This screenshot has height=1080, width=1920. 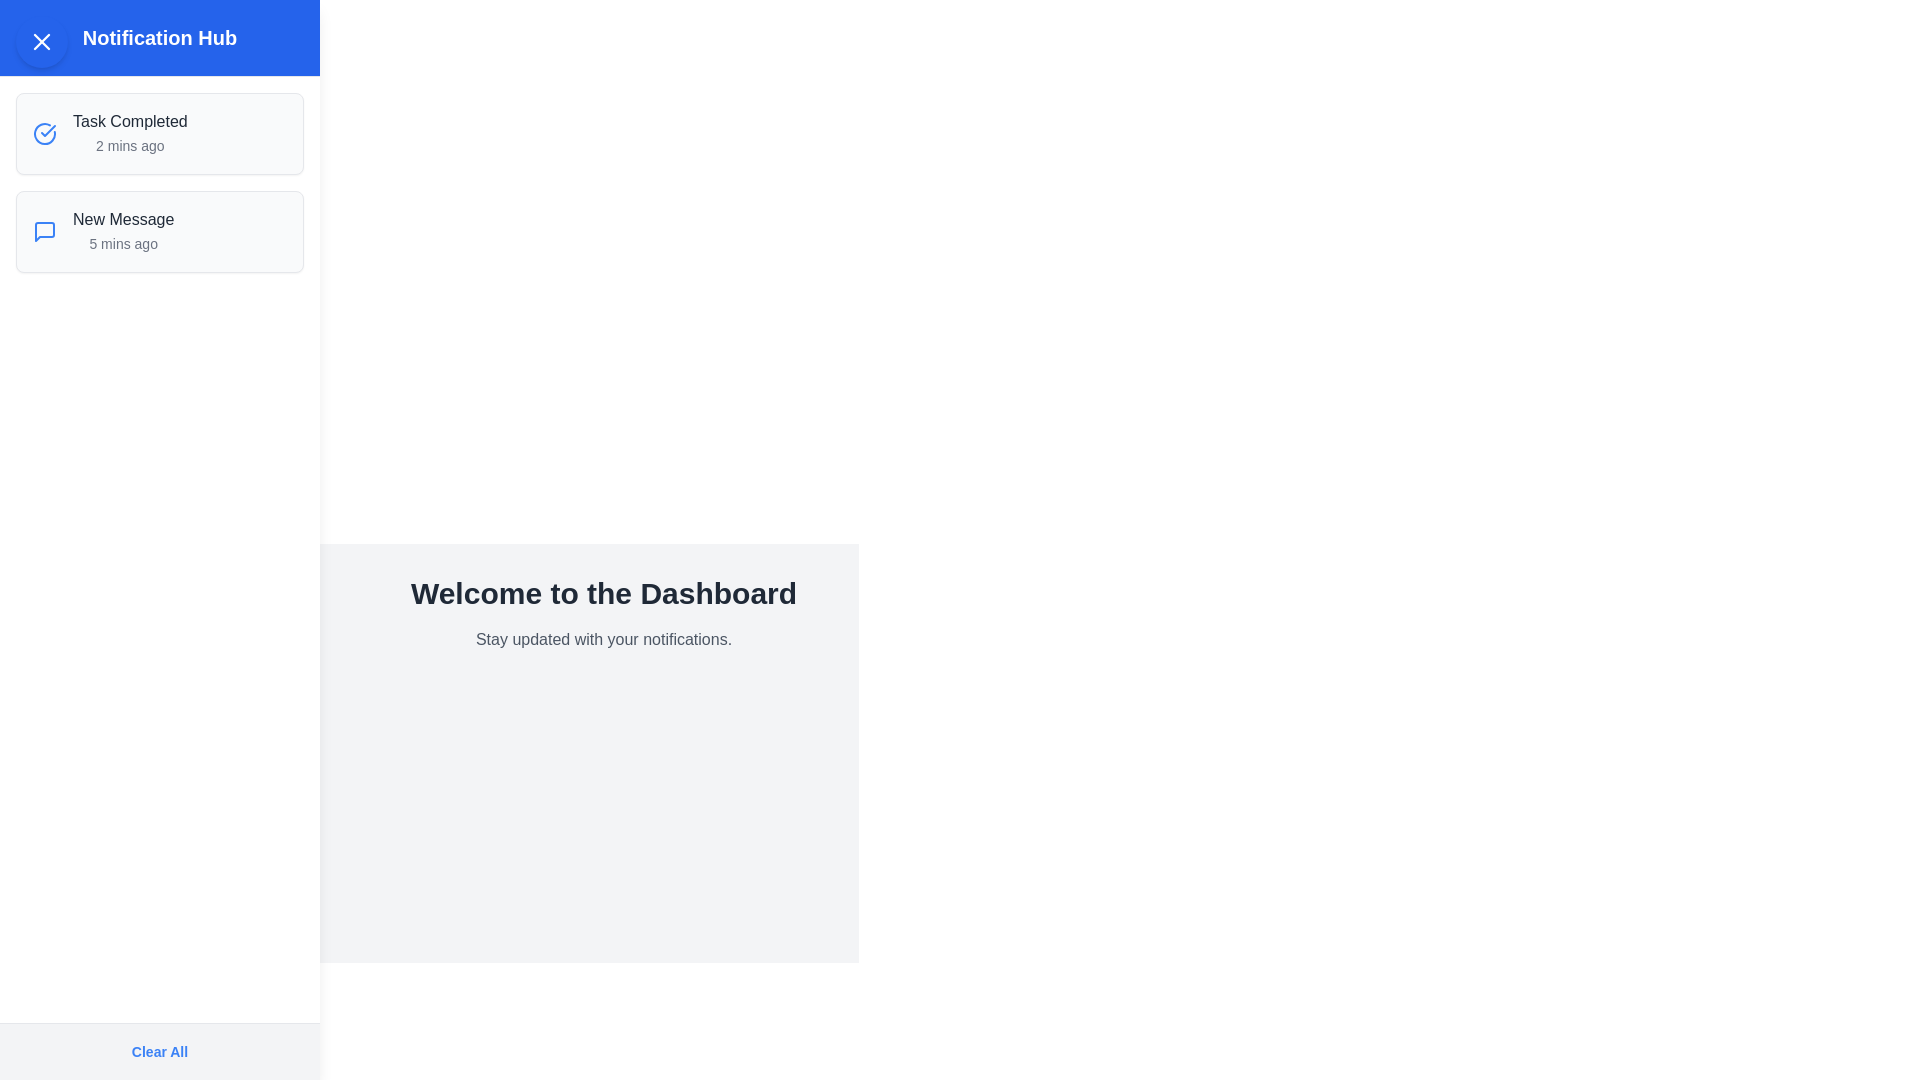 What do you see at coordinates (44, 230) in the screenshot?
I see `the new message notification icon located to the left of the 'New Message' text in the second notification item under the 'Notification Hub' header` at bounding box center [44, 230].